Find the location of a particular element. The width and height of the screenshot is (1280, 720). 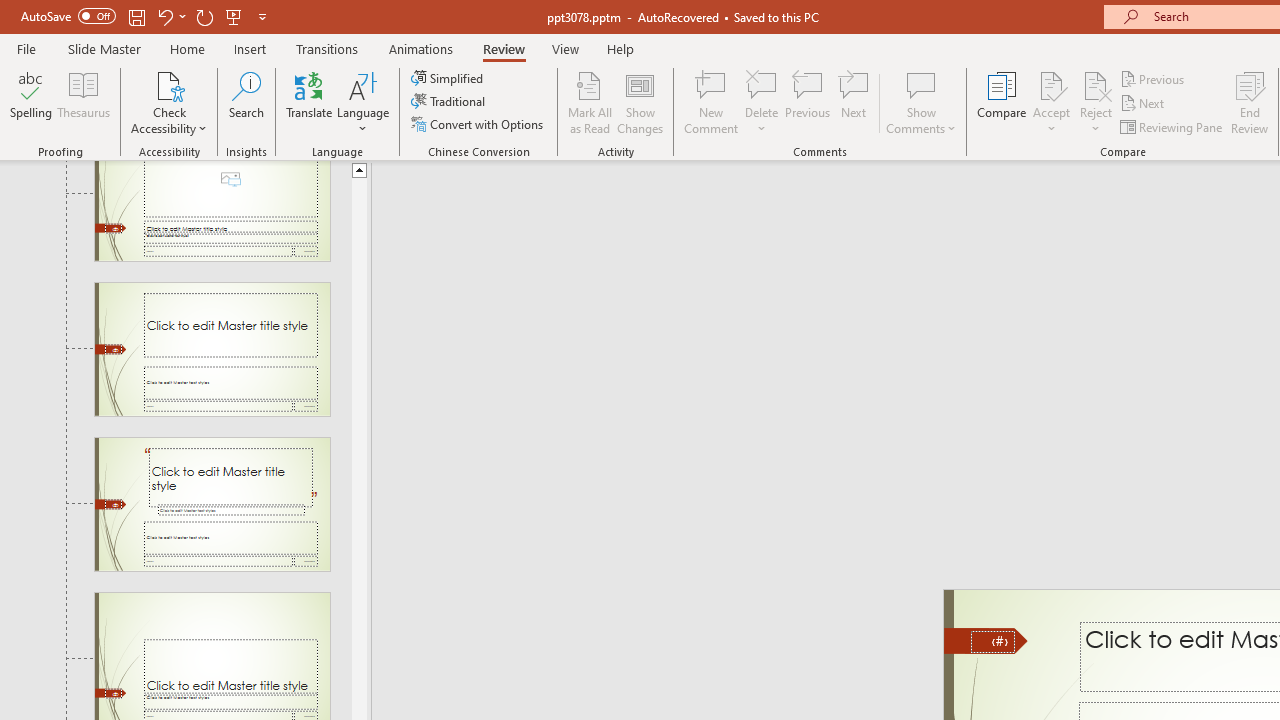

'Freeform 11' is located at coordinates (986, 640).